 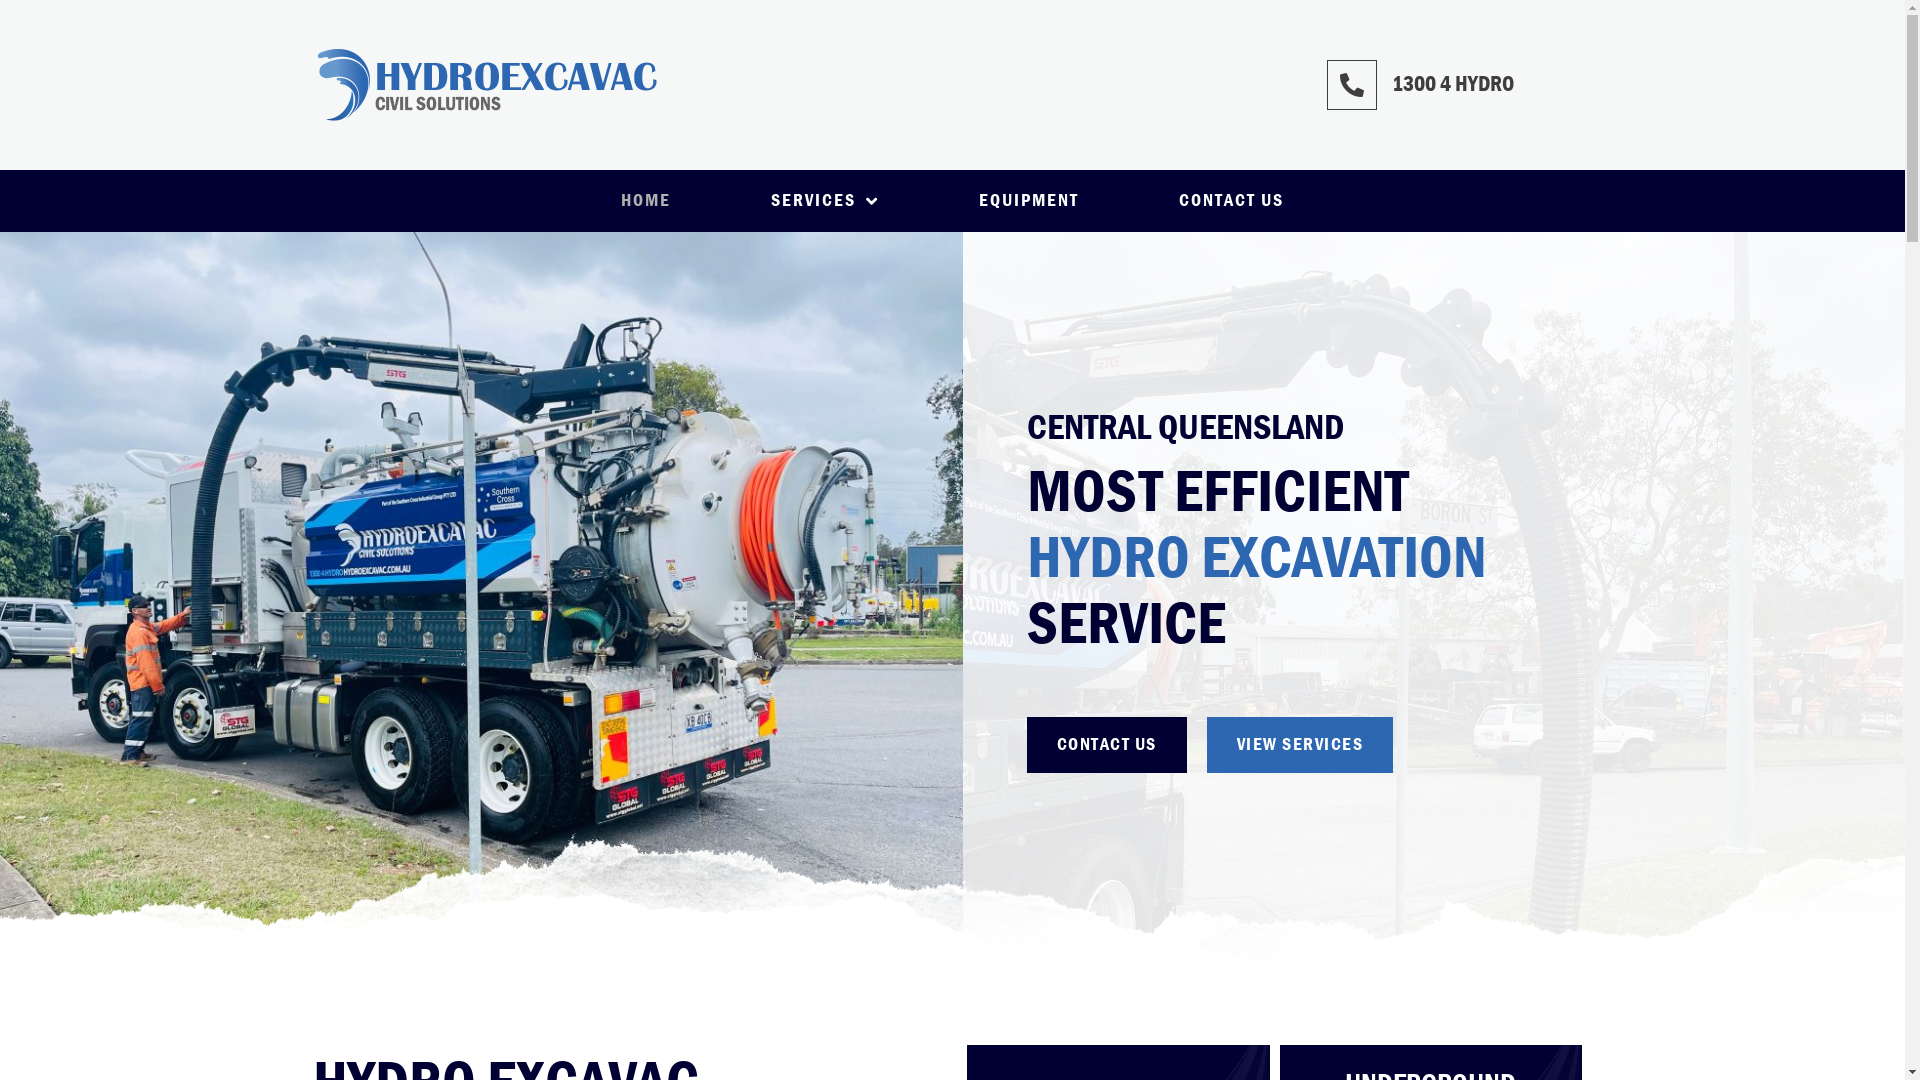 I want to click on 'CONTACT US', so click(x=1027, y=744).